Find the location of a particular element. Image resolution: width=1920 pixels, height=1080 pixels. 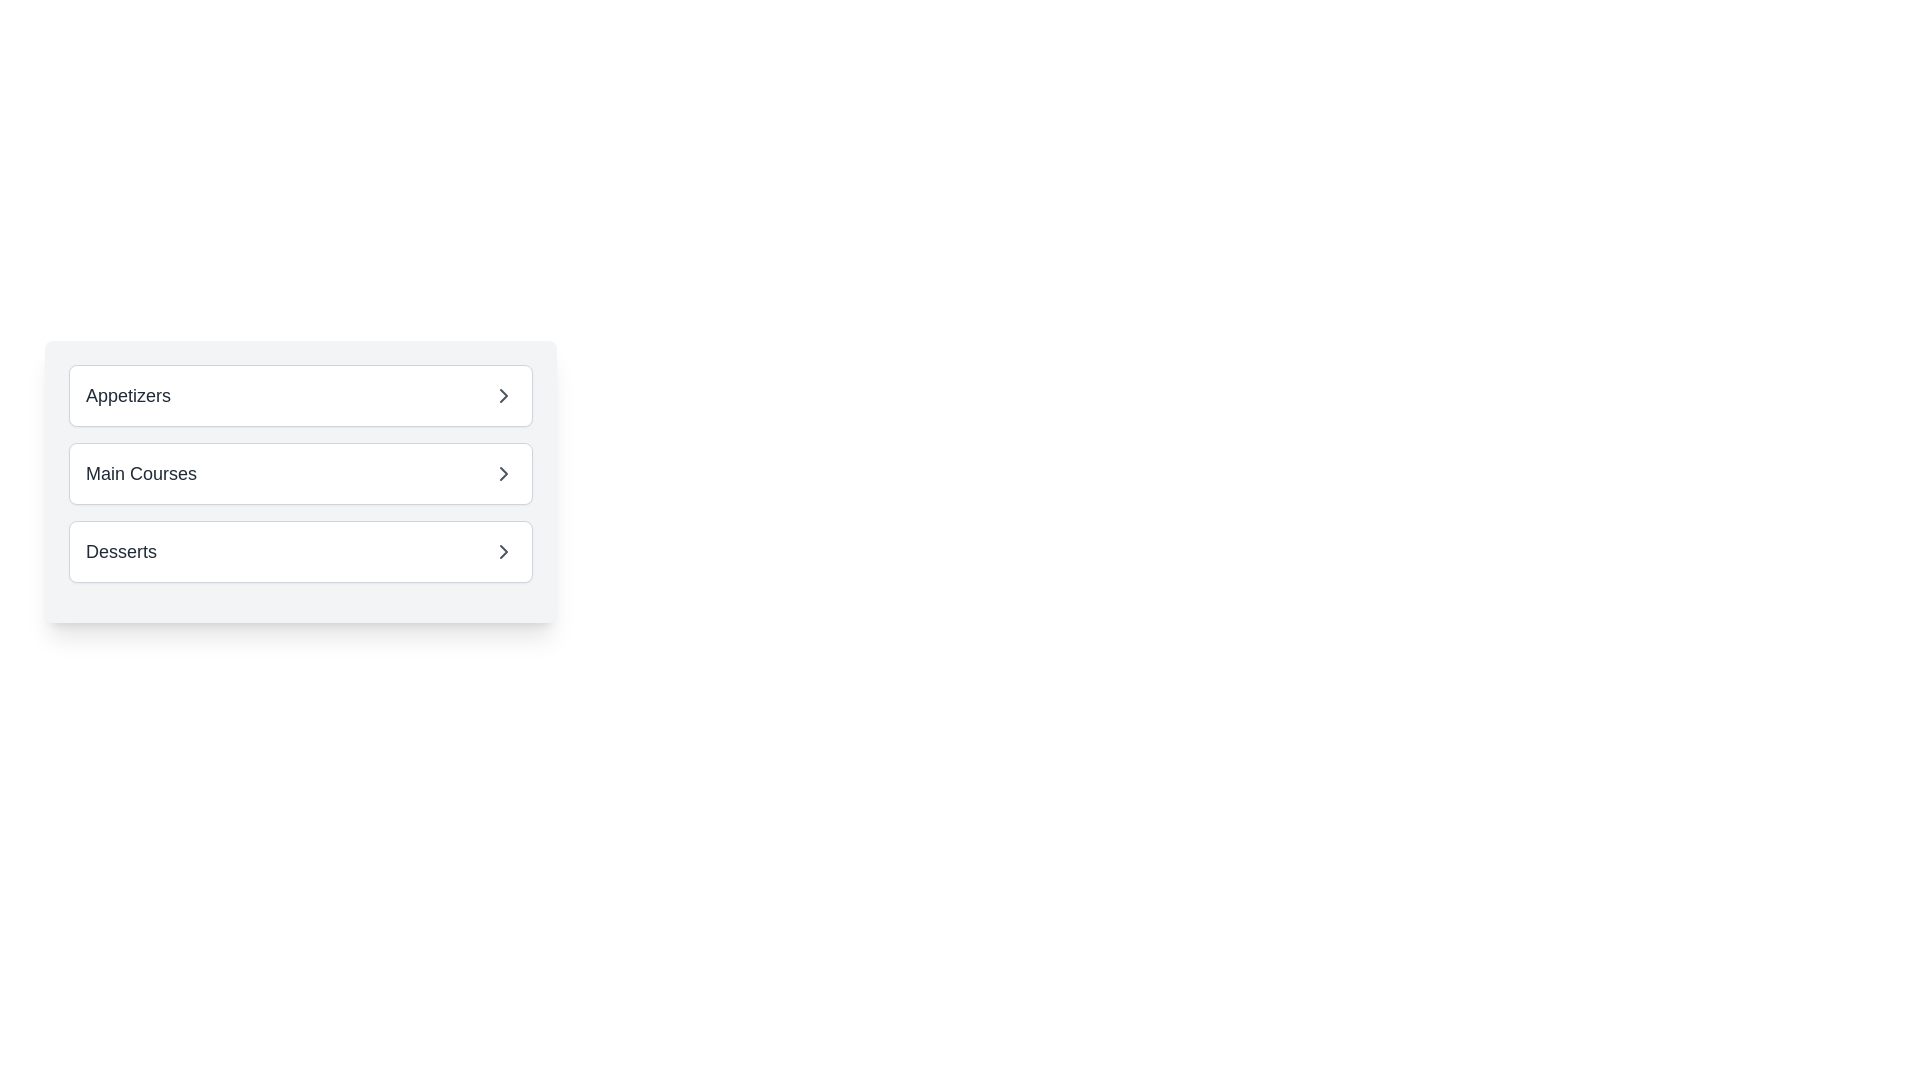

the dessert button, which is the third item in a vertically stacked menu below 'Appetizers' and 'Main Courses', to visualize interactive effects is located at coordinates (300, 551).